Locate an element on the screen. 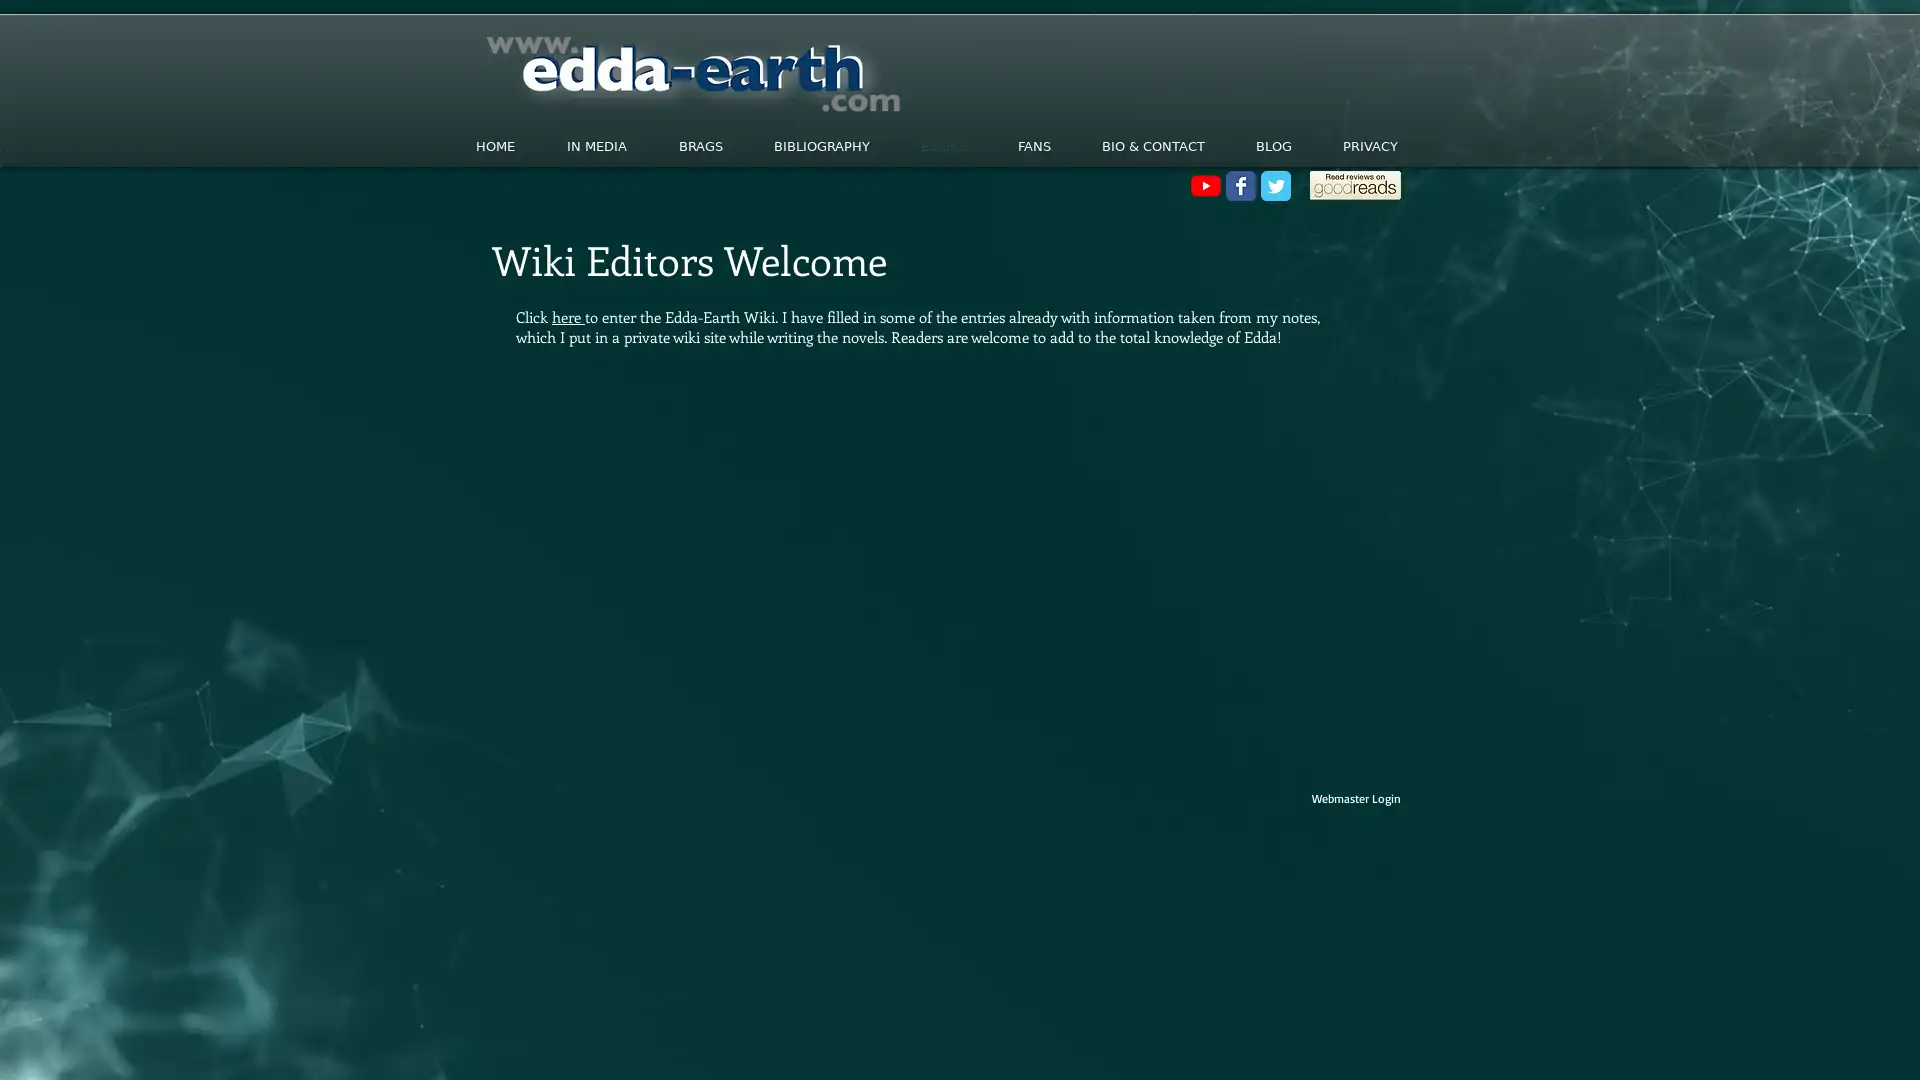  Accept is located at coordinates (1830, 1044).